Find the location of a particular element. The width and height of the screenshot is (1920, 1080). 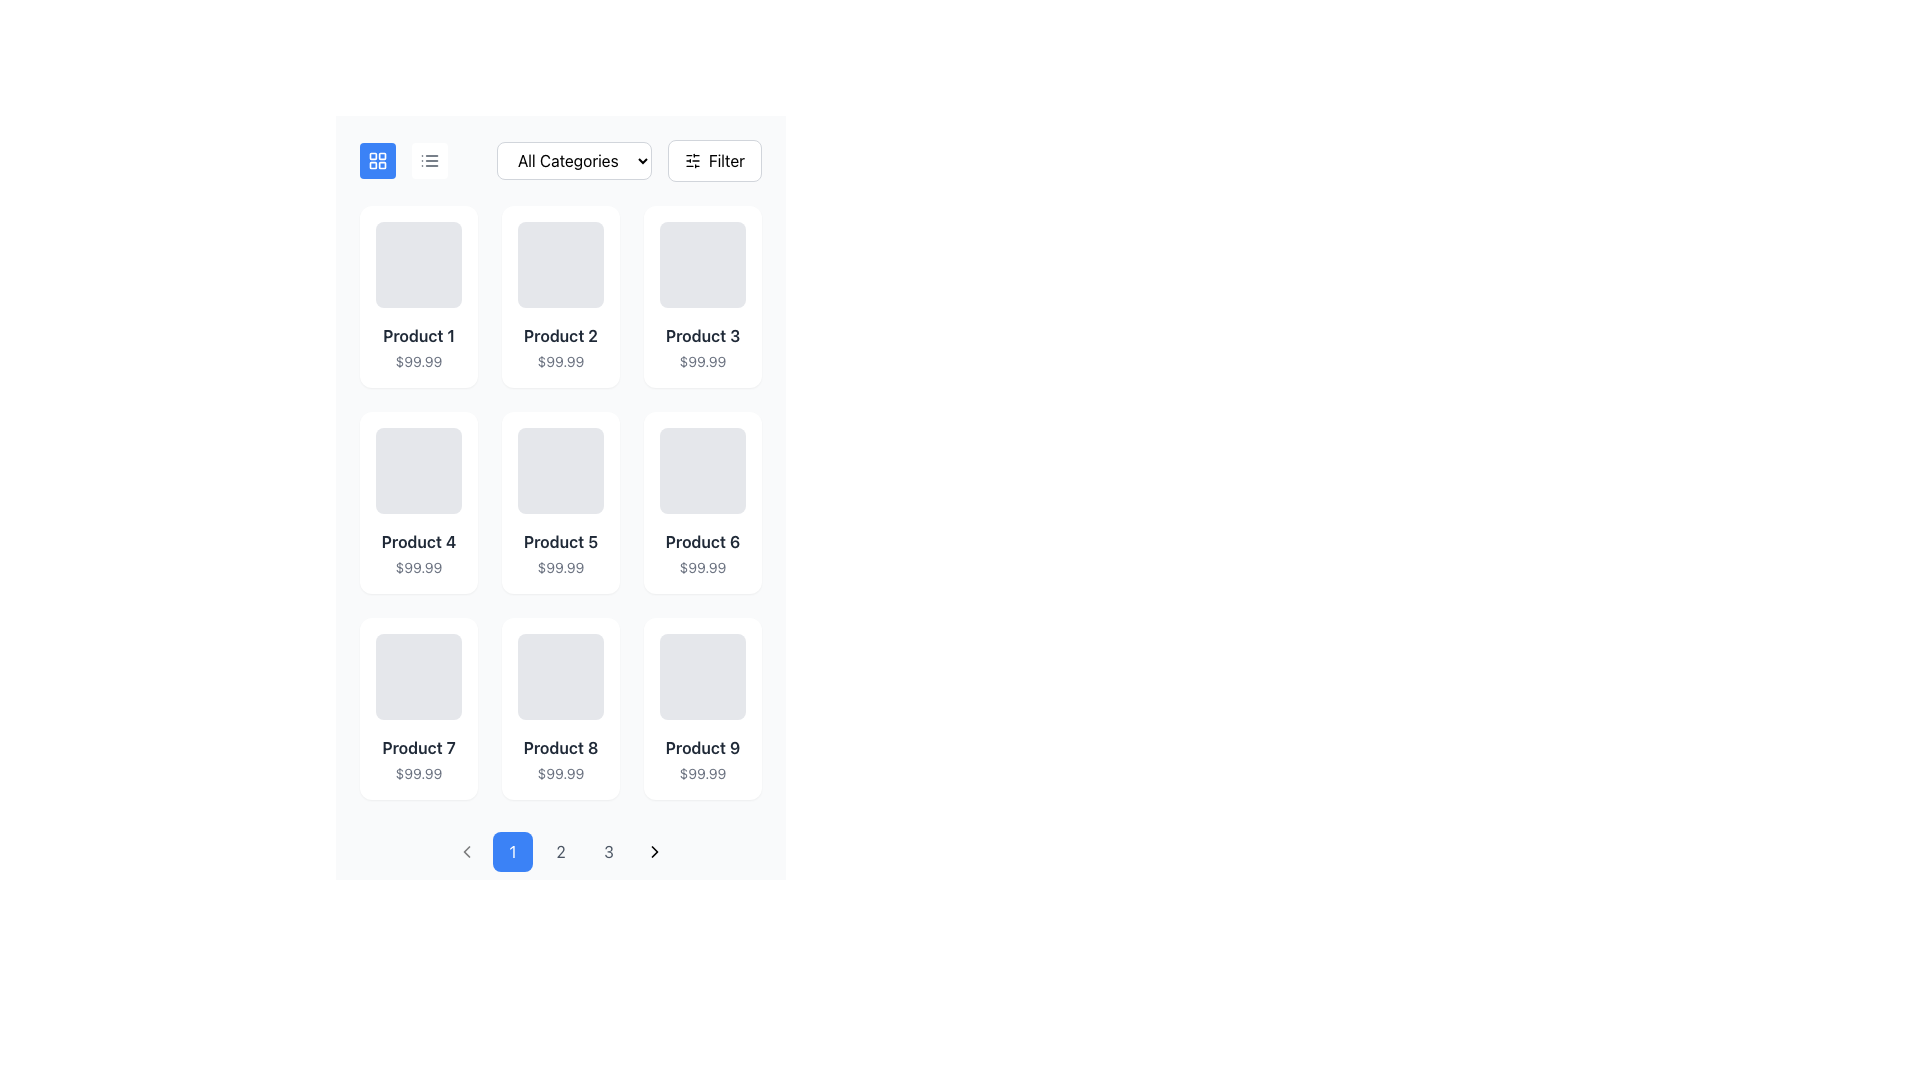

the dropdown menu labeled 'All Categories' which is centrally located at the top of the page, styled with a light gray border and a light blue focus ring when active is located at coordinates (573, 160).